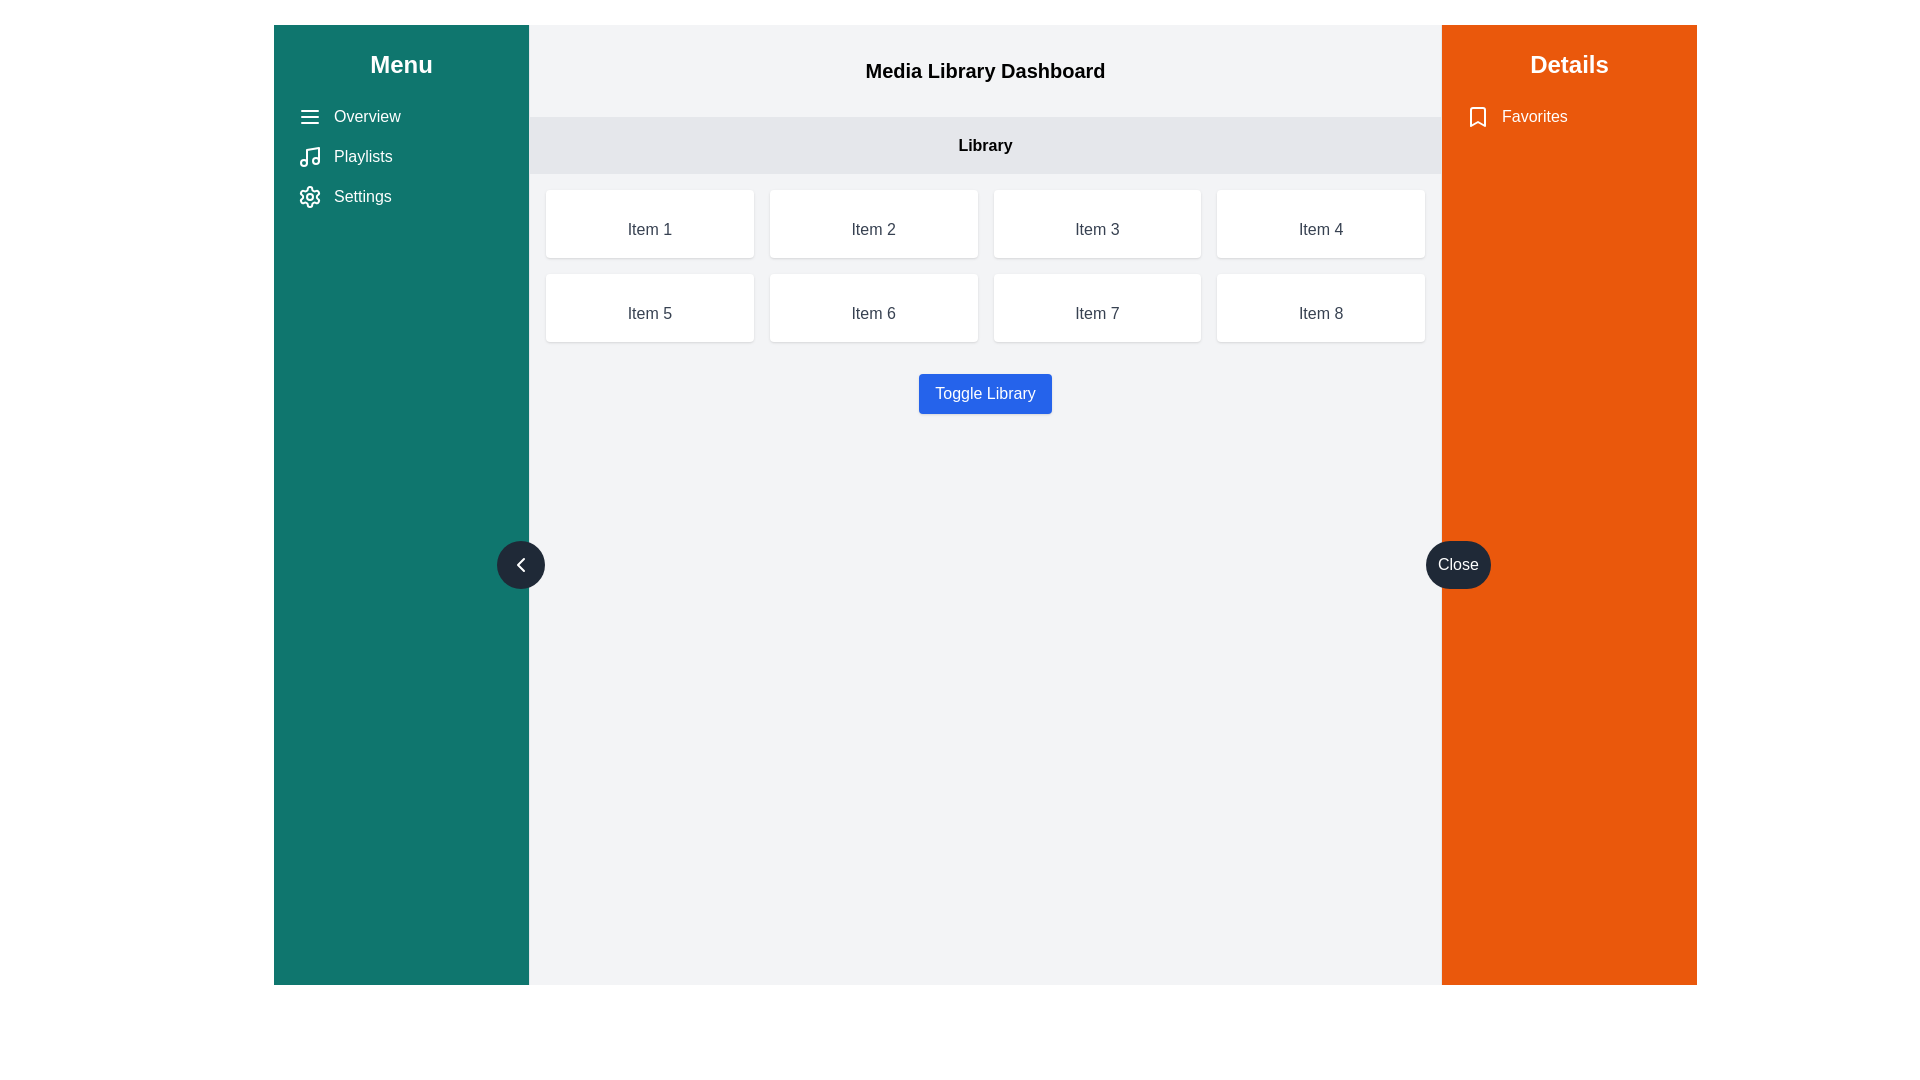  What do you see at coordinates (1458, 564) in the screenshot?
I see `the circular button labeled 'Close' with a dark gray background` at bounding box center [1458, 564].